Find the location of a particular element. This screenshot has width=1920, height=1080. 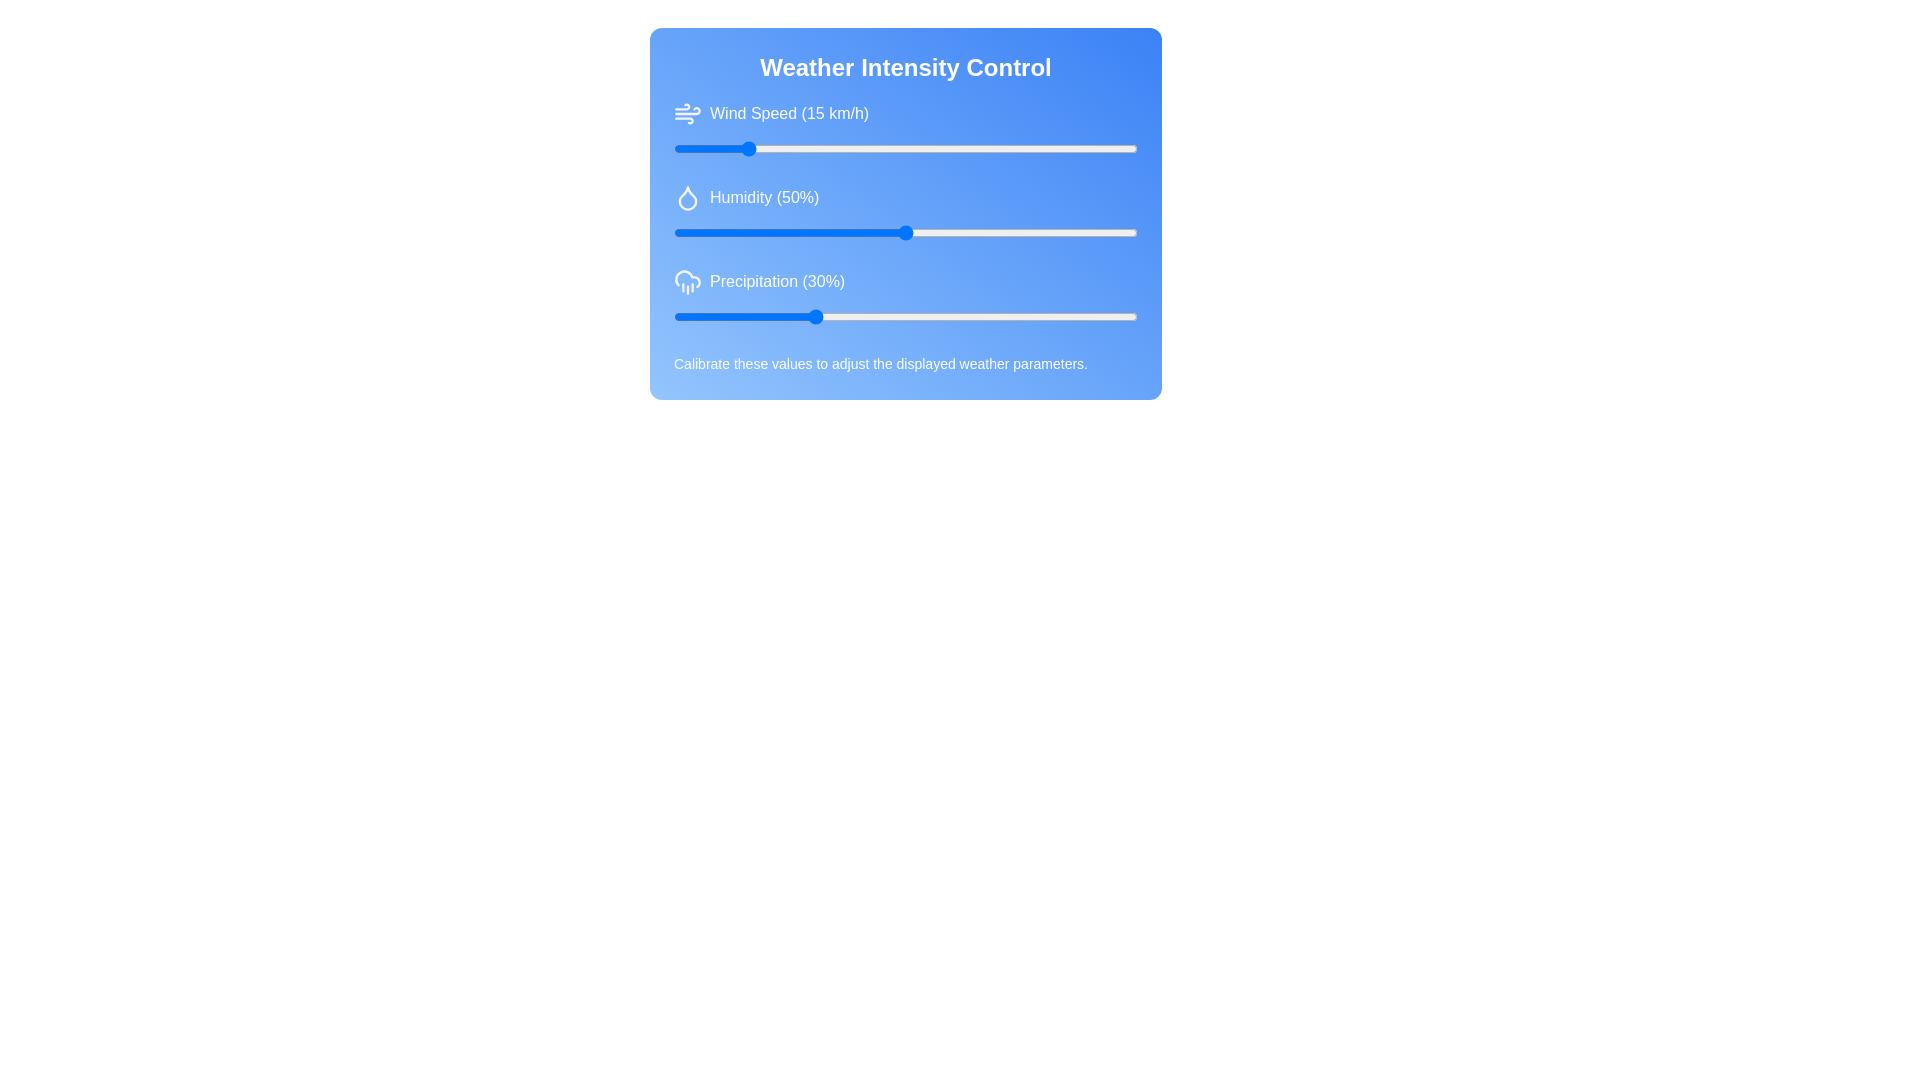

the wind speed is located at coordinates (1044, 148).